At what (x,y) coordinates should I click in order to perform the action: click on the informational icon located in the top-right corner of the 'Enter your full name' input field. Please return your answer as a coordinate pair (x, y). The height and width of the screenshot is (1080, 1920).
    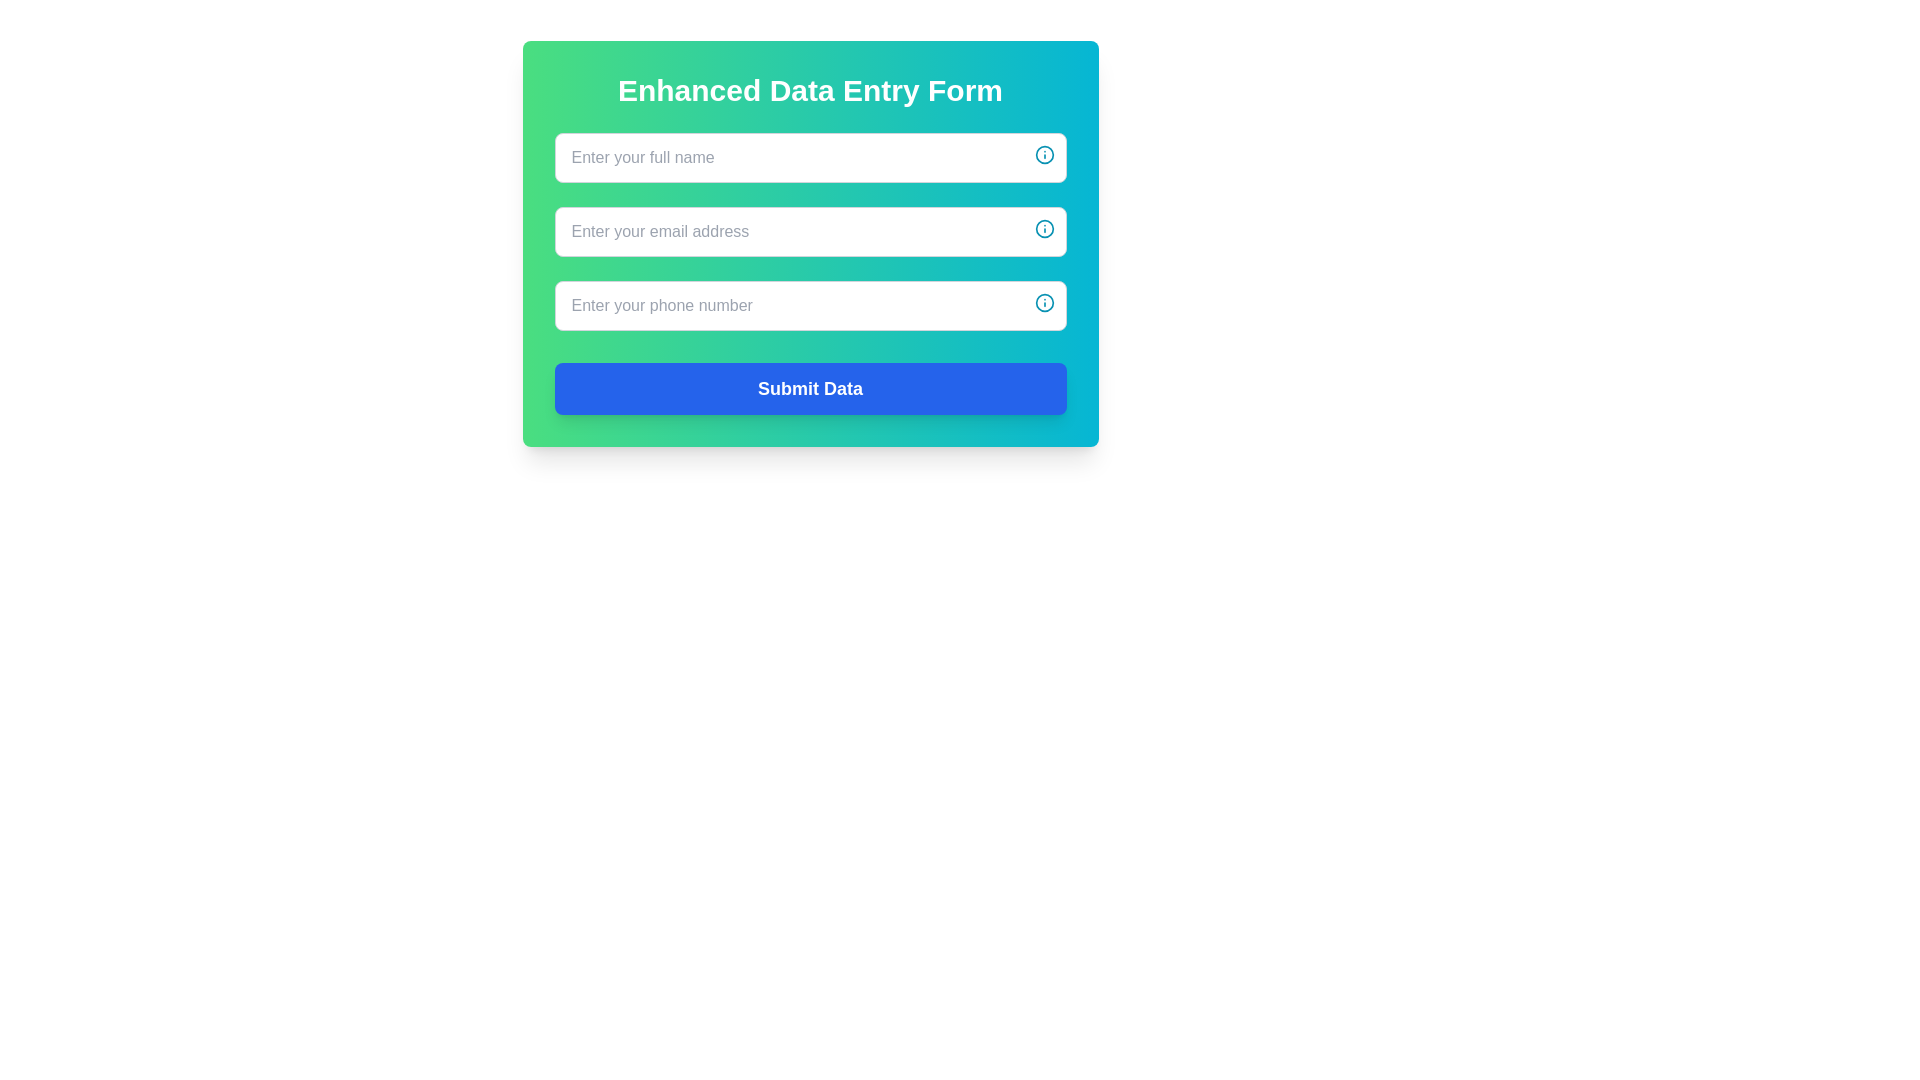
    Looking at the image, I should click on (1043, 153).